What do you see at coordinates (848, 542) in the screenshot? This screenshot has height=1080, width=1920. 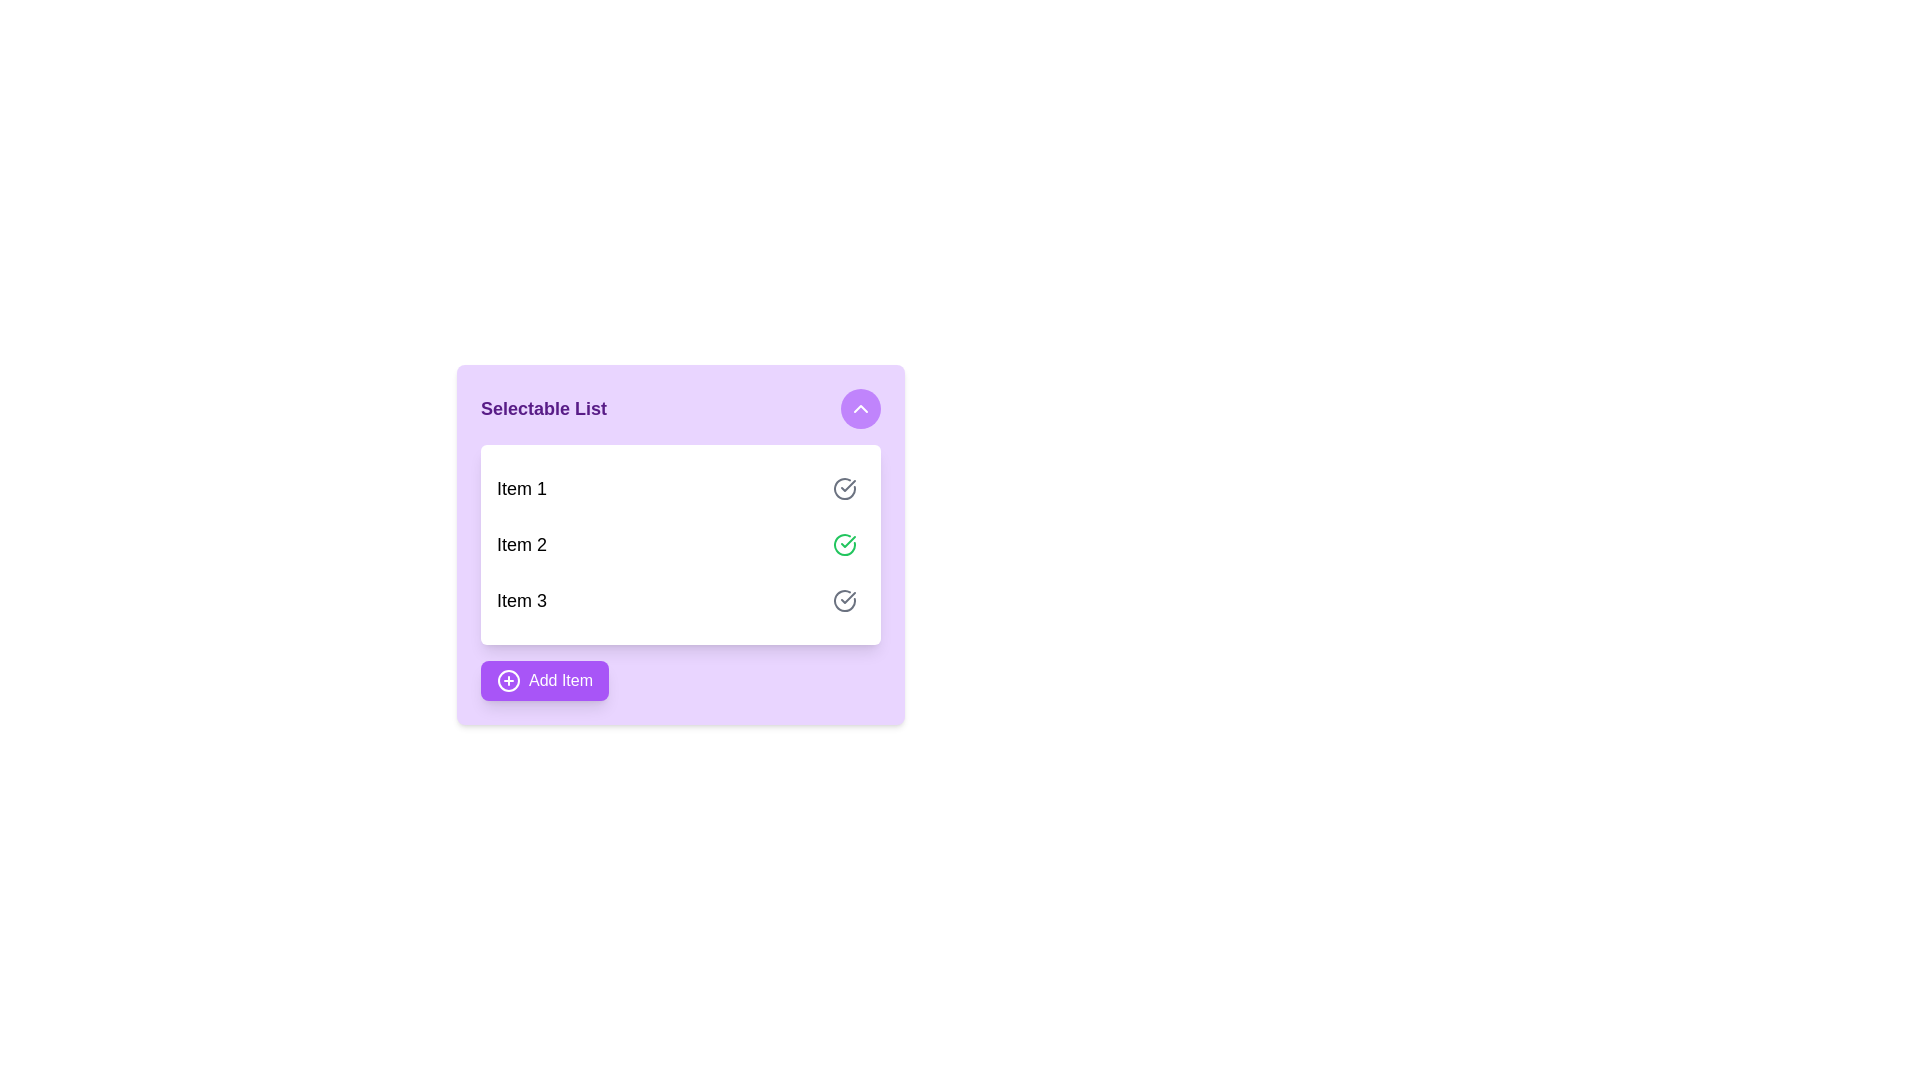 I see `the graphical checkmark icon located in the second row of the list on the far right side` at bounding box center [848, 542].